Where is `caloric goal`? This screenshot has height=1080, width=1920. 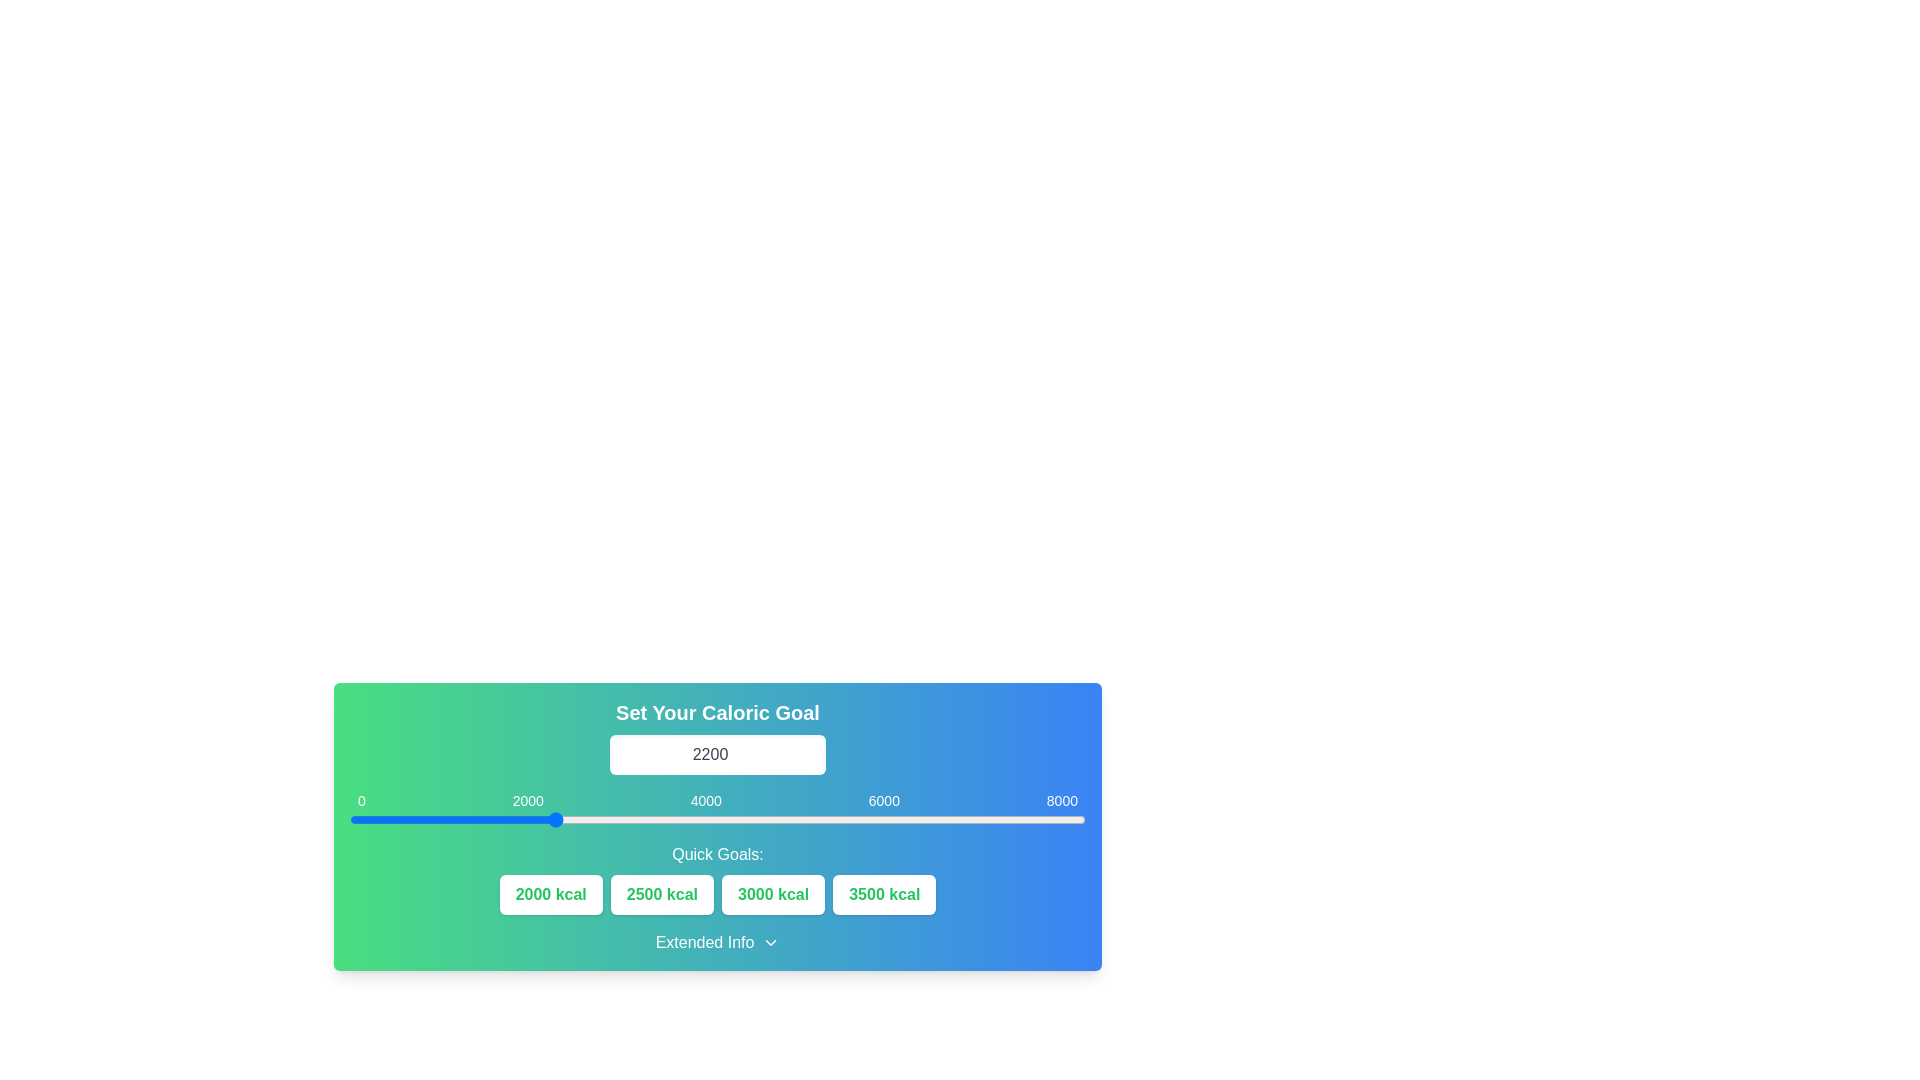
caloric goal is located at coordinates (632, 820).